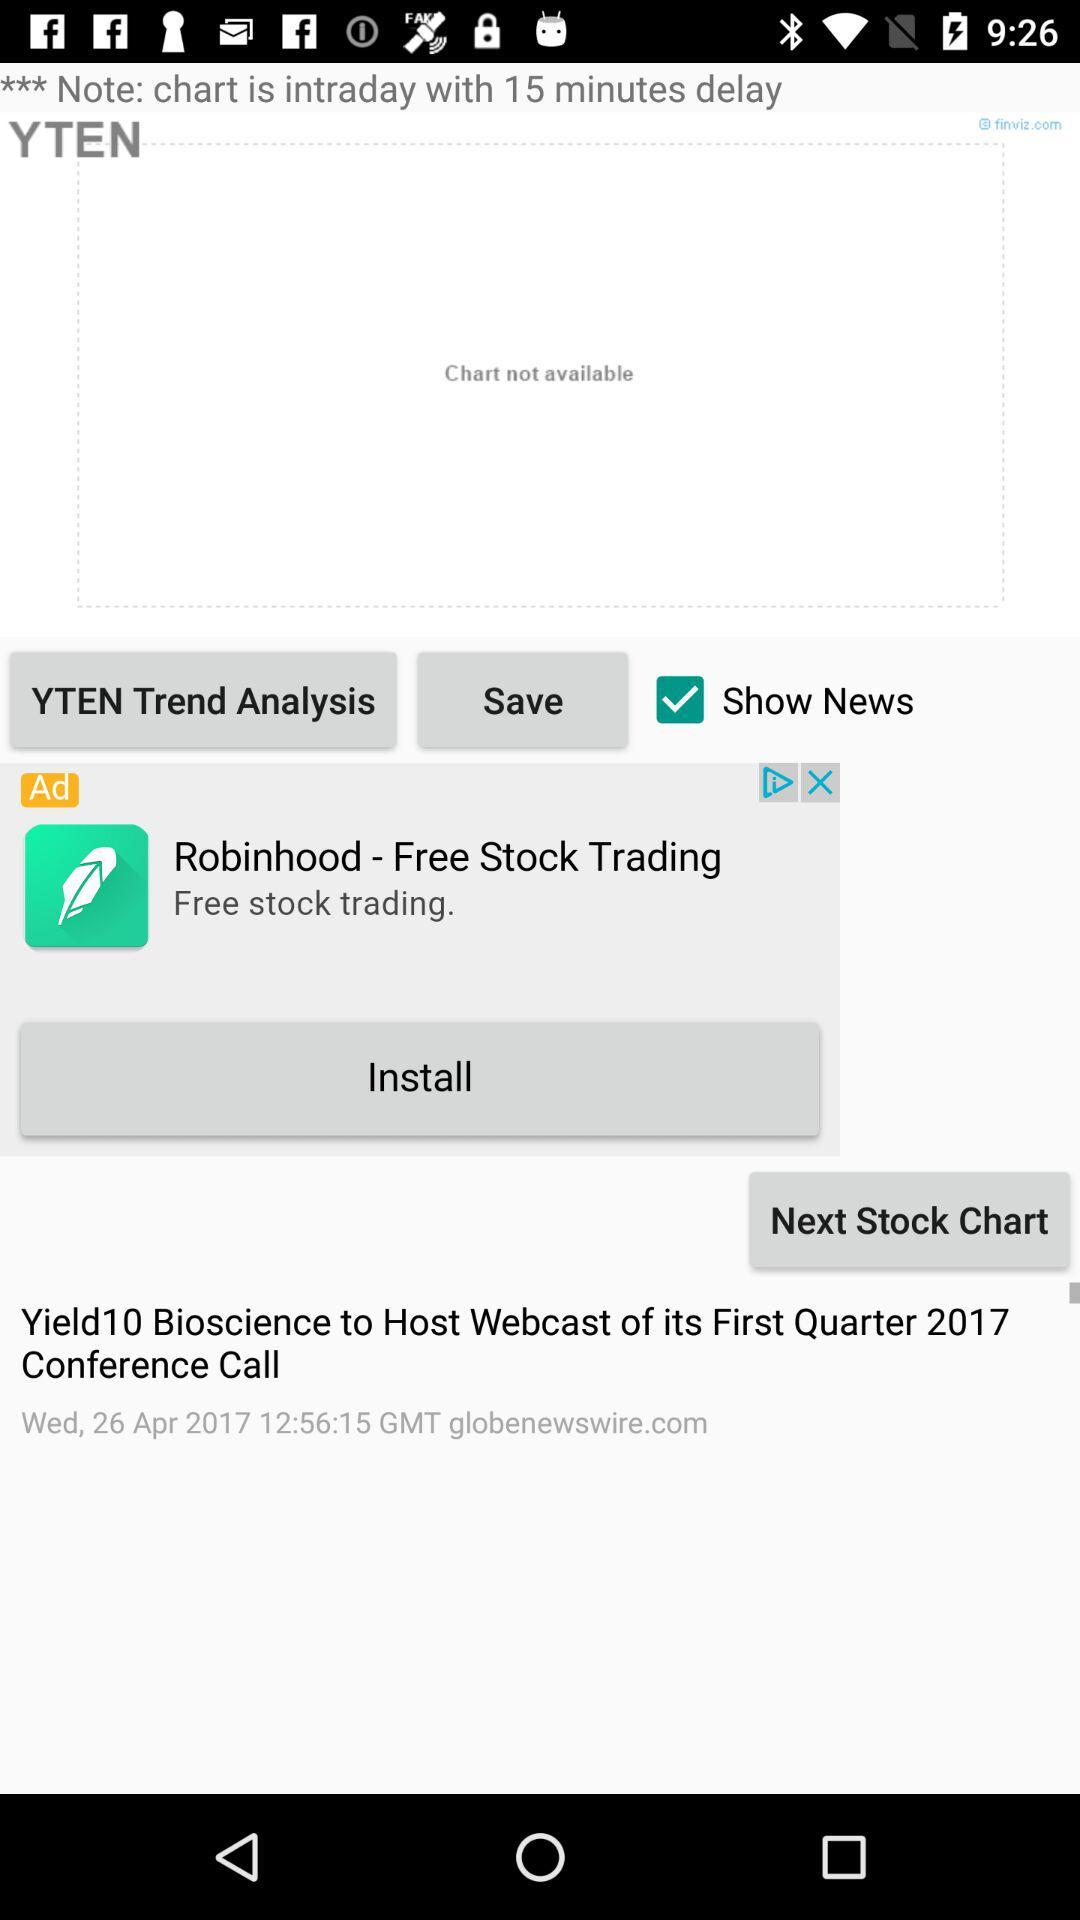 Image resolution: width=1080 pixels, height=1920 pixels. Describe the element at coordinates (419, 958) in the screenshot. I see `install app` at that location.